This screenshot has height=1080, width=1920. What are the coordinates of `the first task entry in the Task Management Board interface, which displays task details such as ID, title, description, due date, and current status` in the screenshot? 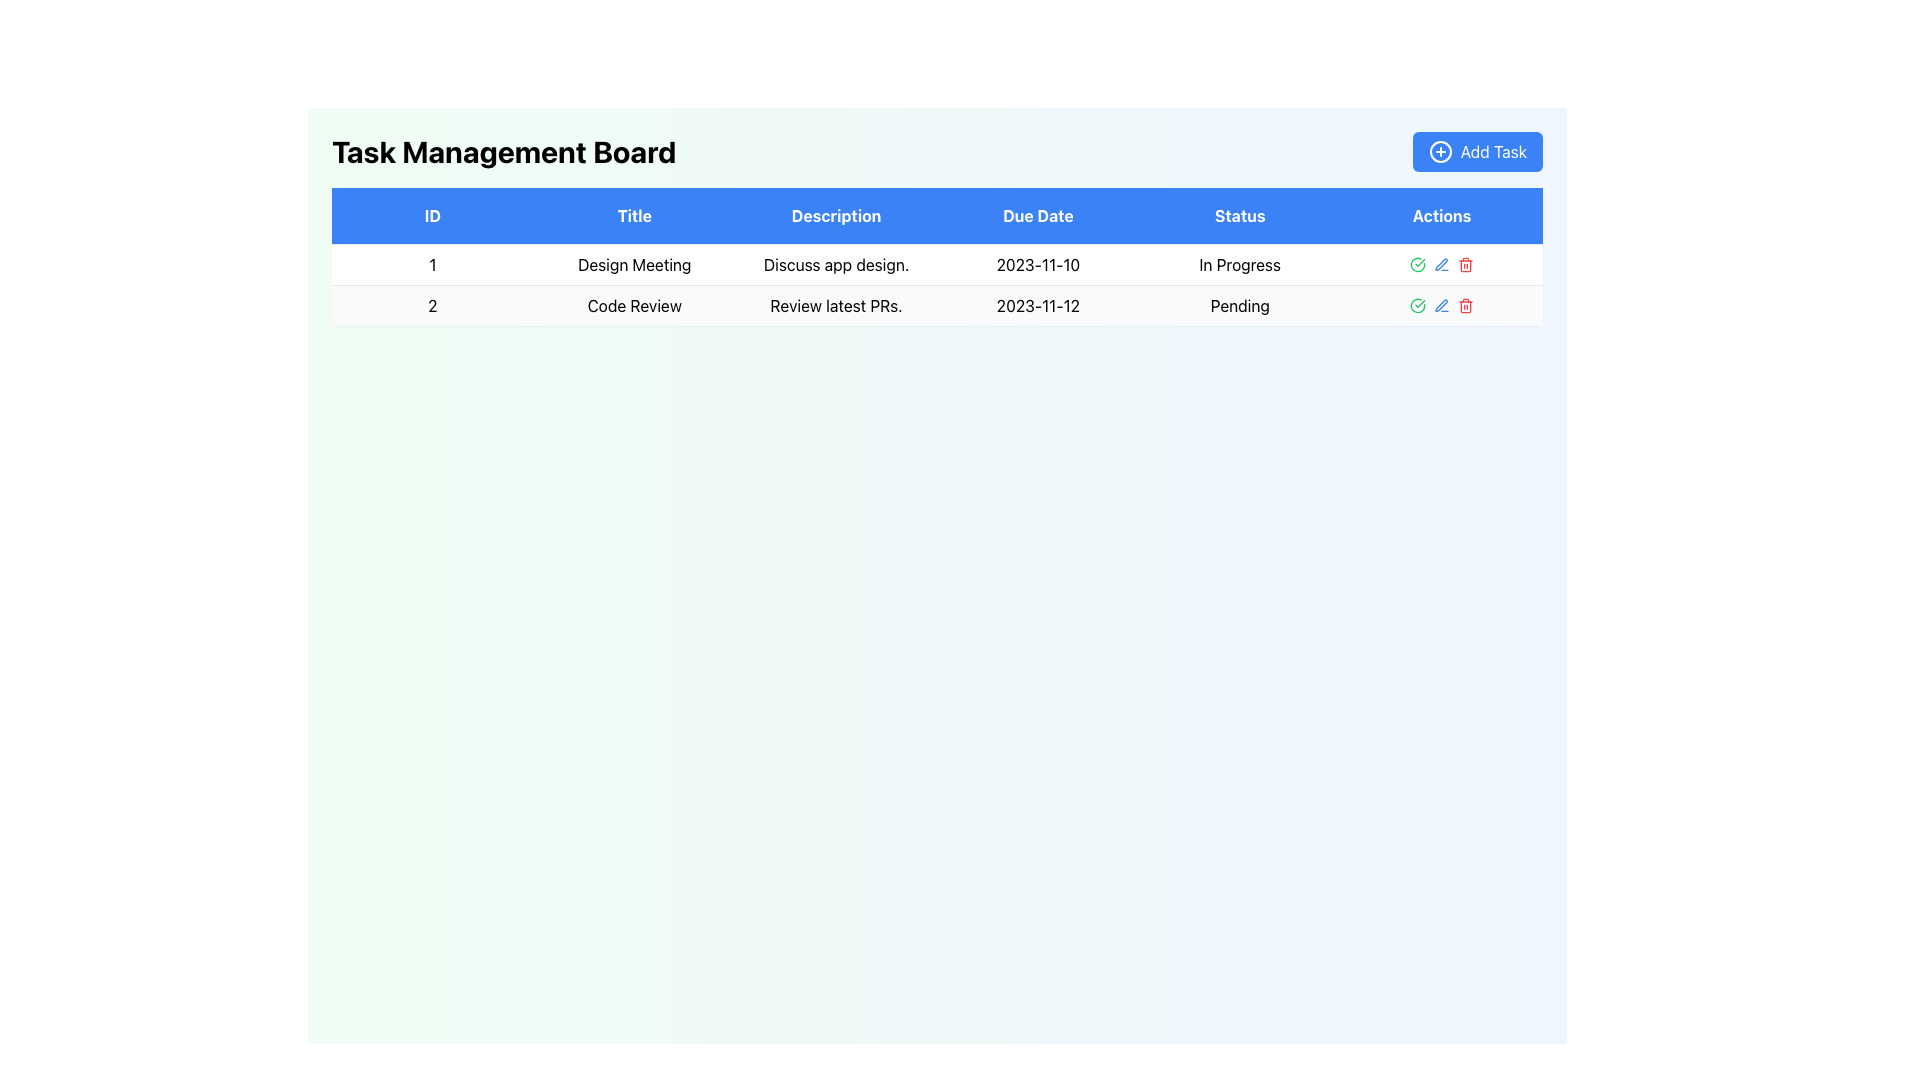 It's located at (936, 285).